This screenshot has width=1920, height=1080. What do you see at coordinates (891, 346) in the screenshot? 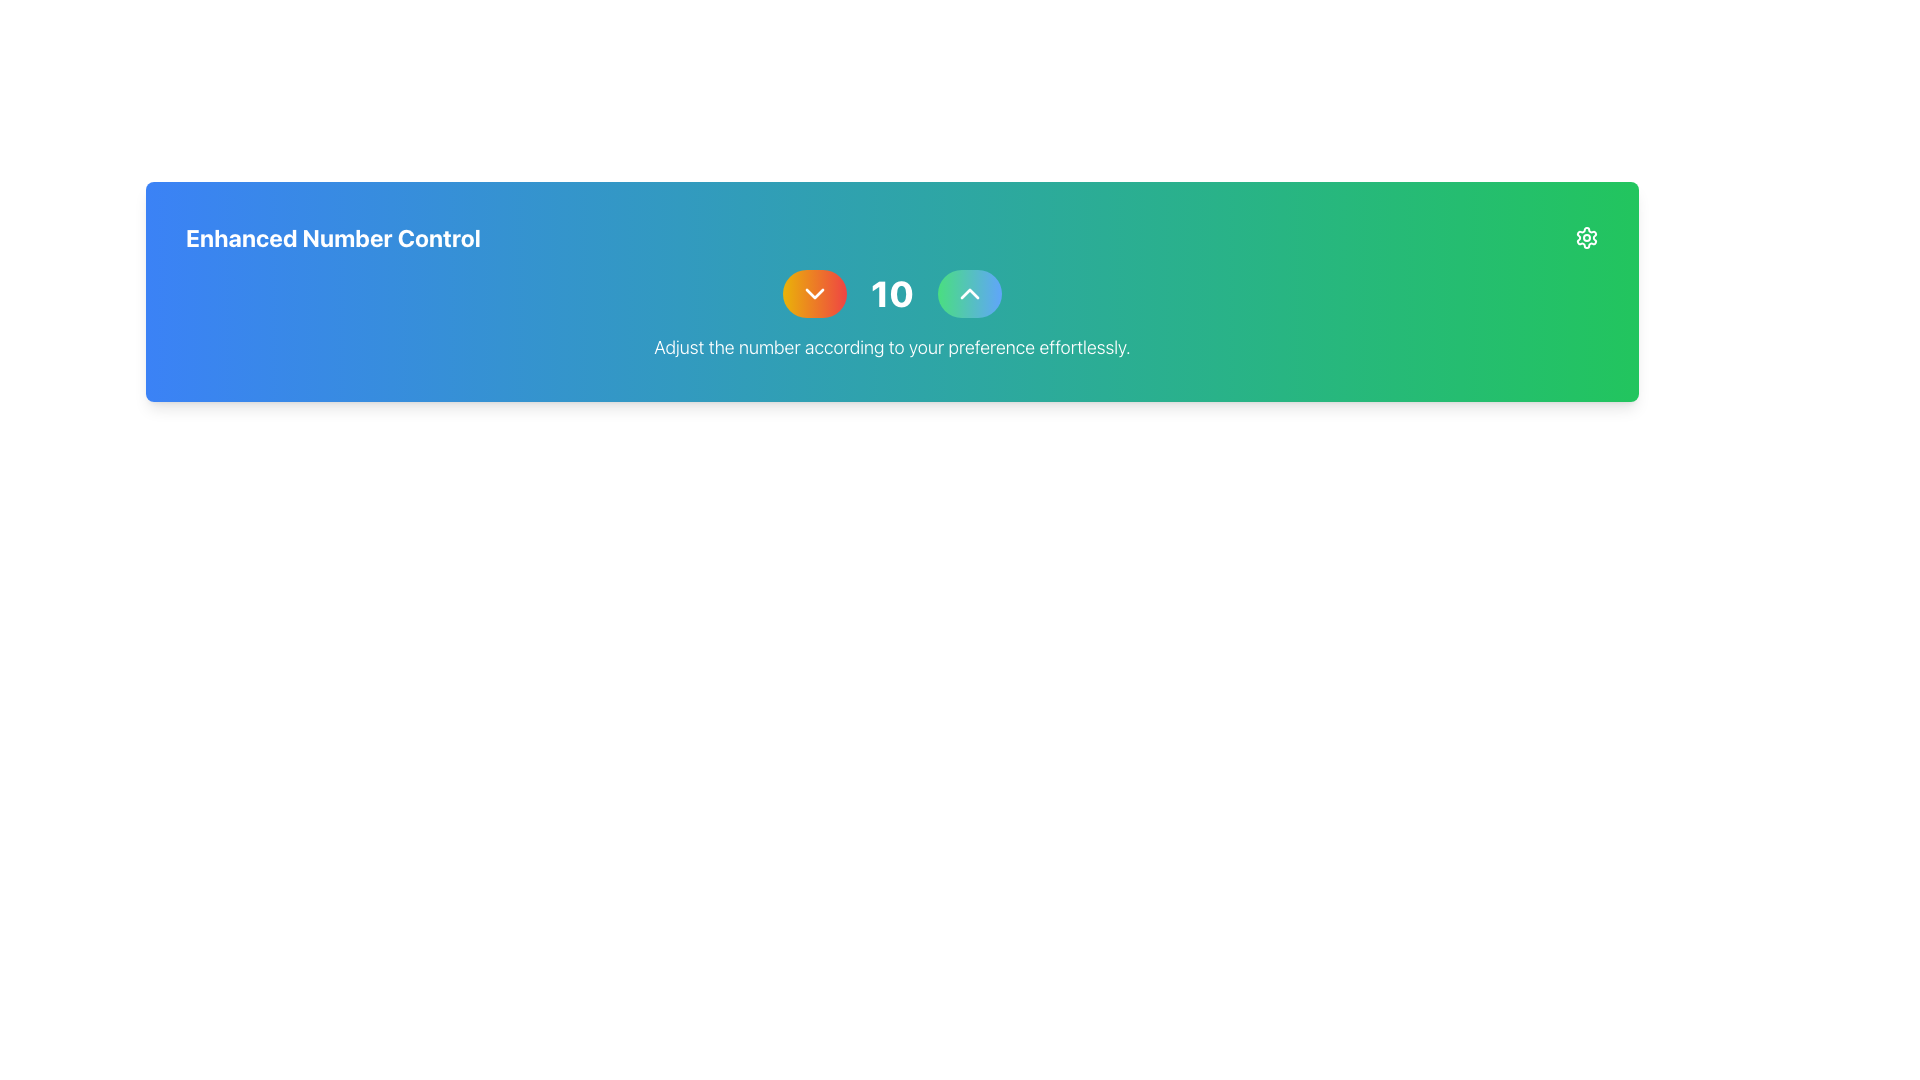
I see `the instructional static text element located centrally below the numeric display and two arrow buttons, which is the only text element in that area` at bounding box center [891, 346].